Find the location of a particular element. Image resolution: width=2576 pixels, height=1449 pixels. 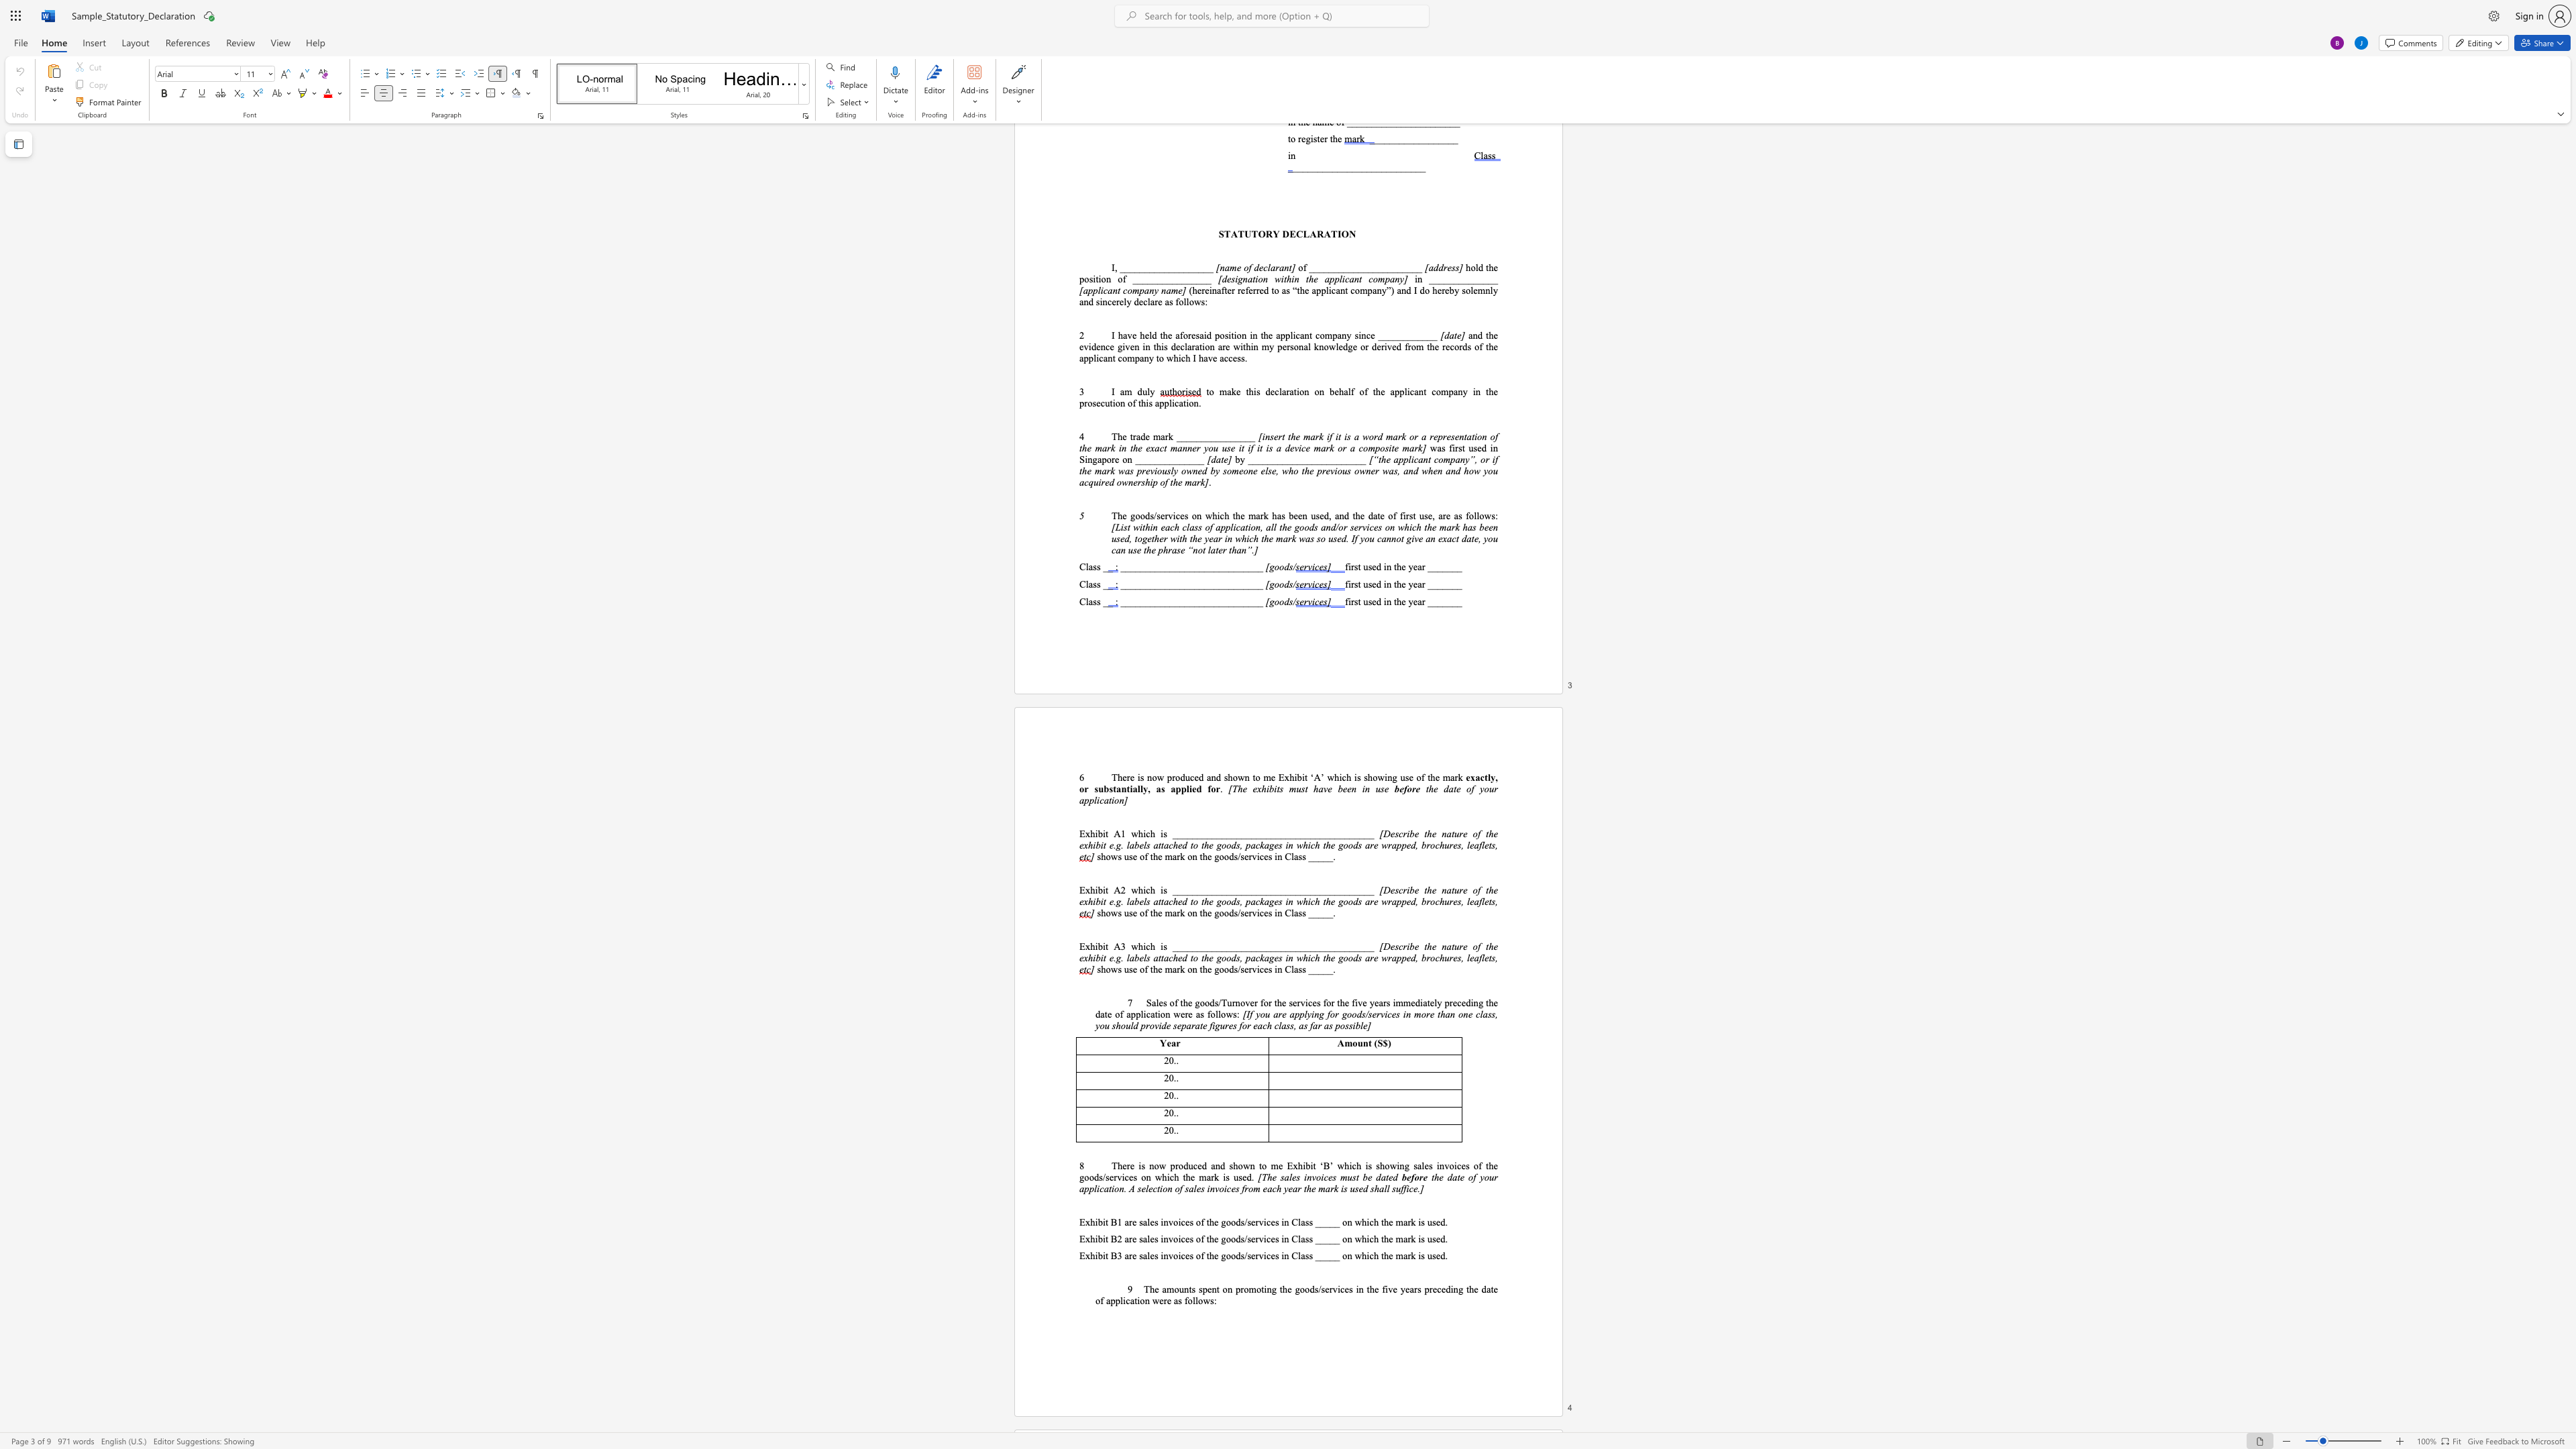

the subset text "_______" within the text "Exhibit A2 which is _________________________________________" is located at coordinates (1211, 890).